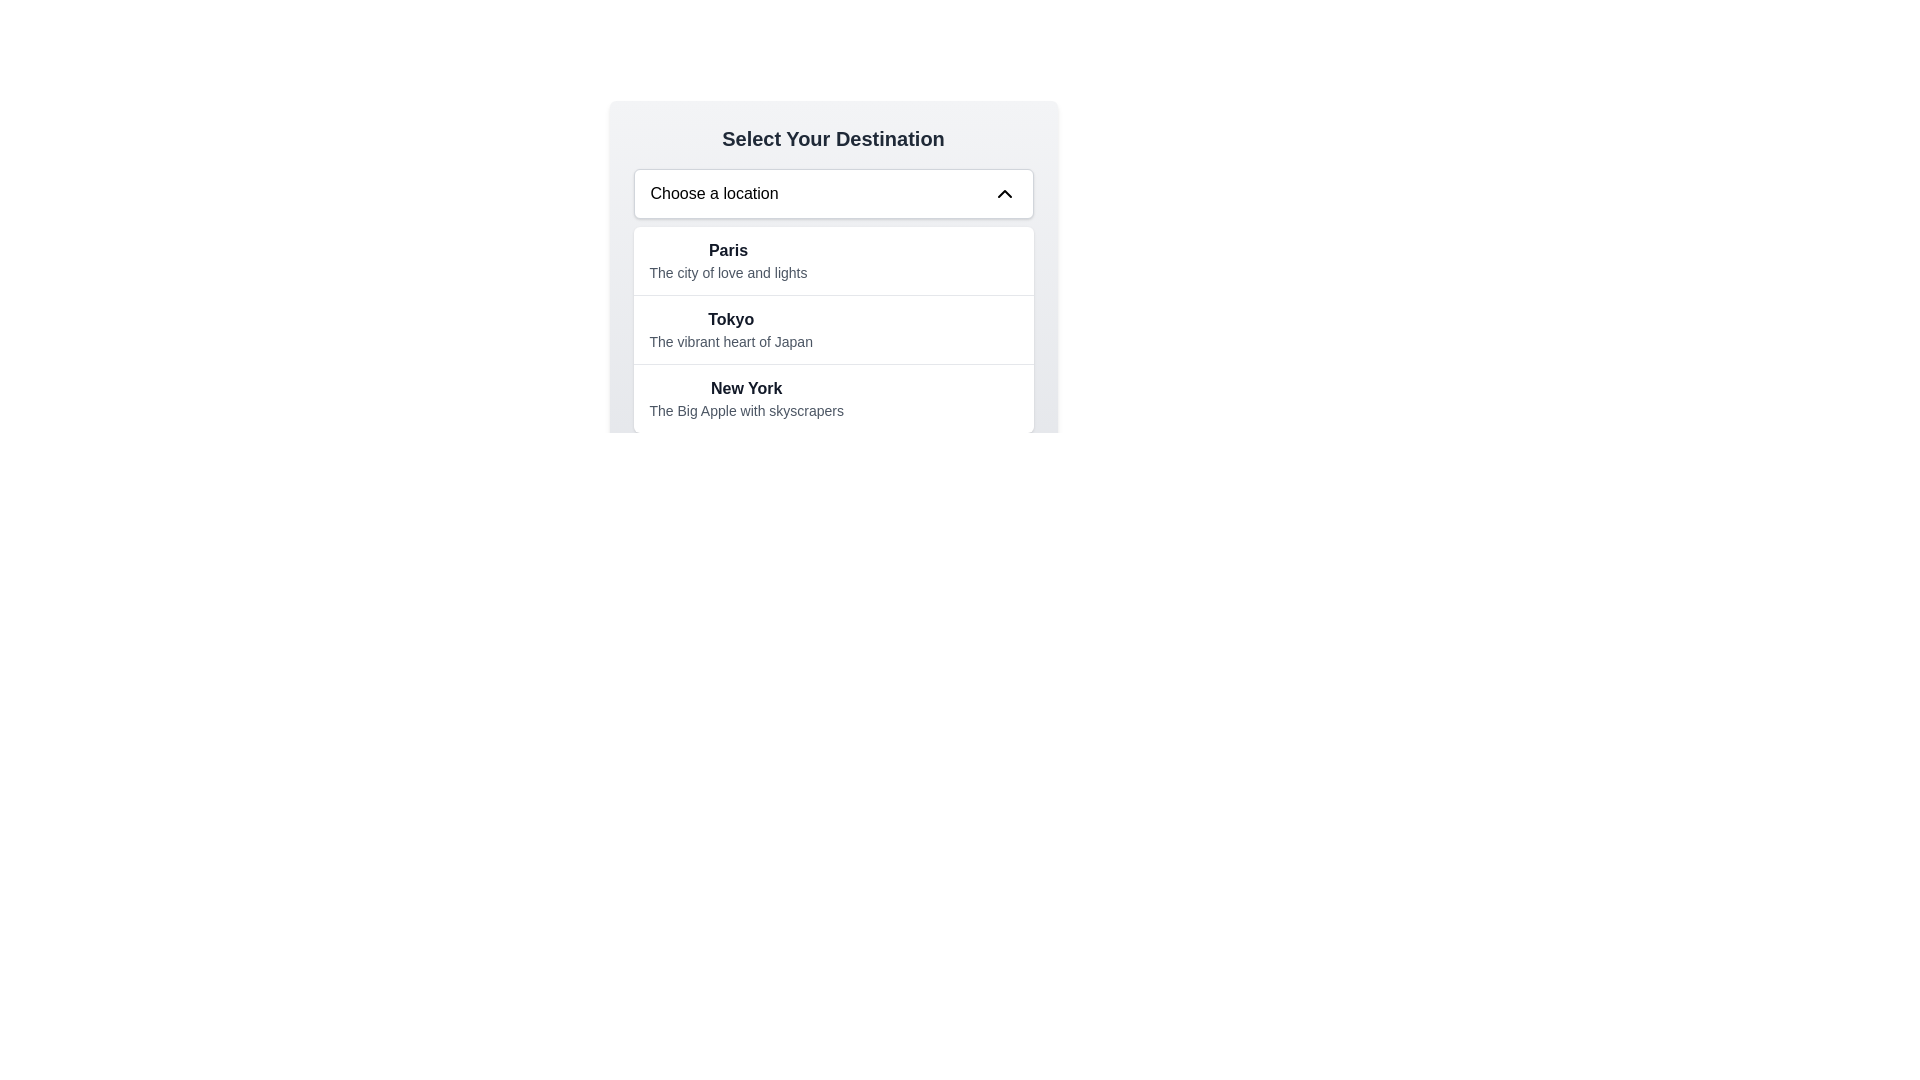 The height and width of the screenshot is (1080, 1920). What do you see at coordinates (730, 329) in the screenshot?
I see `the List item displaying 'Tokyo' with the subtitle 'The vibrant heart of Japan'` at bounding box center [730, 329].